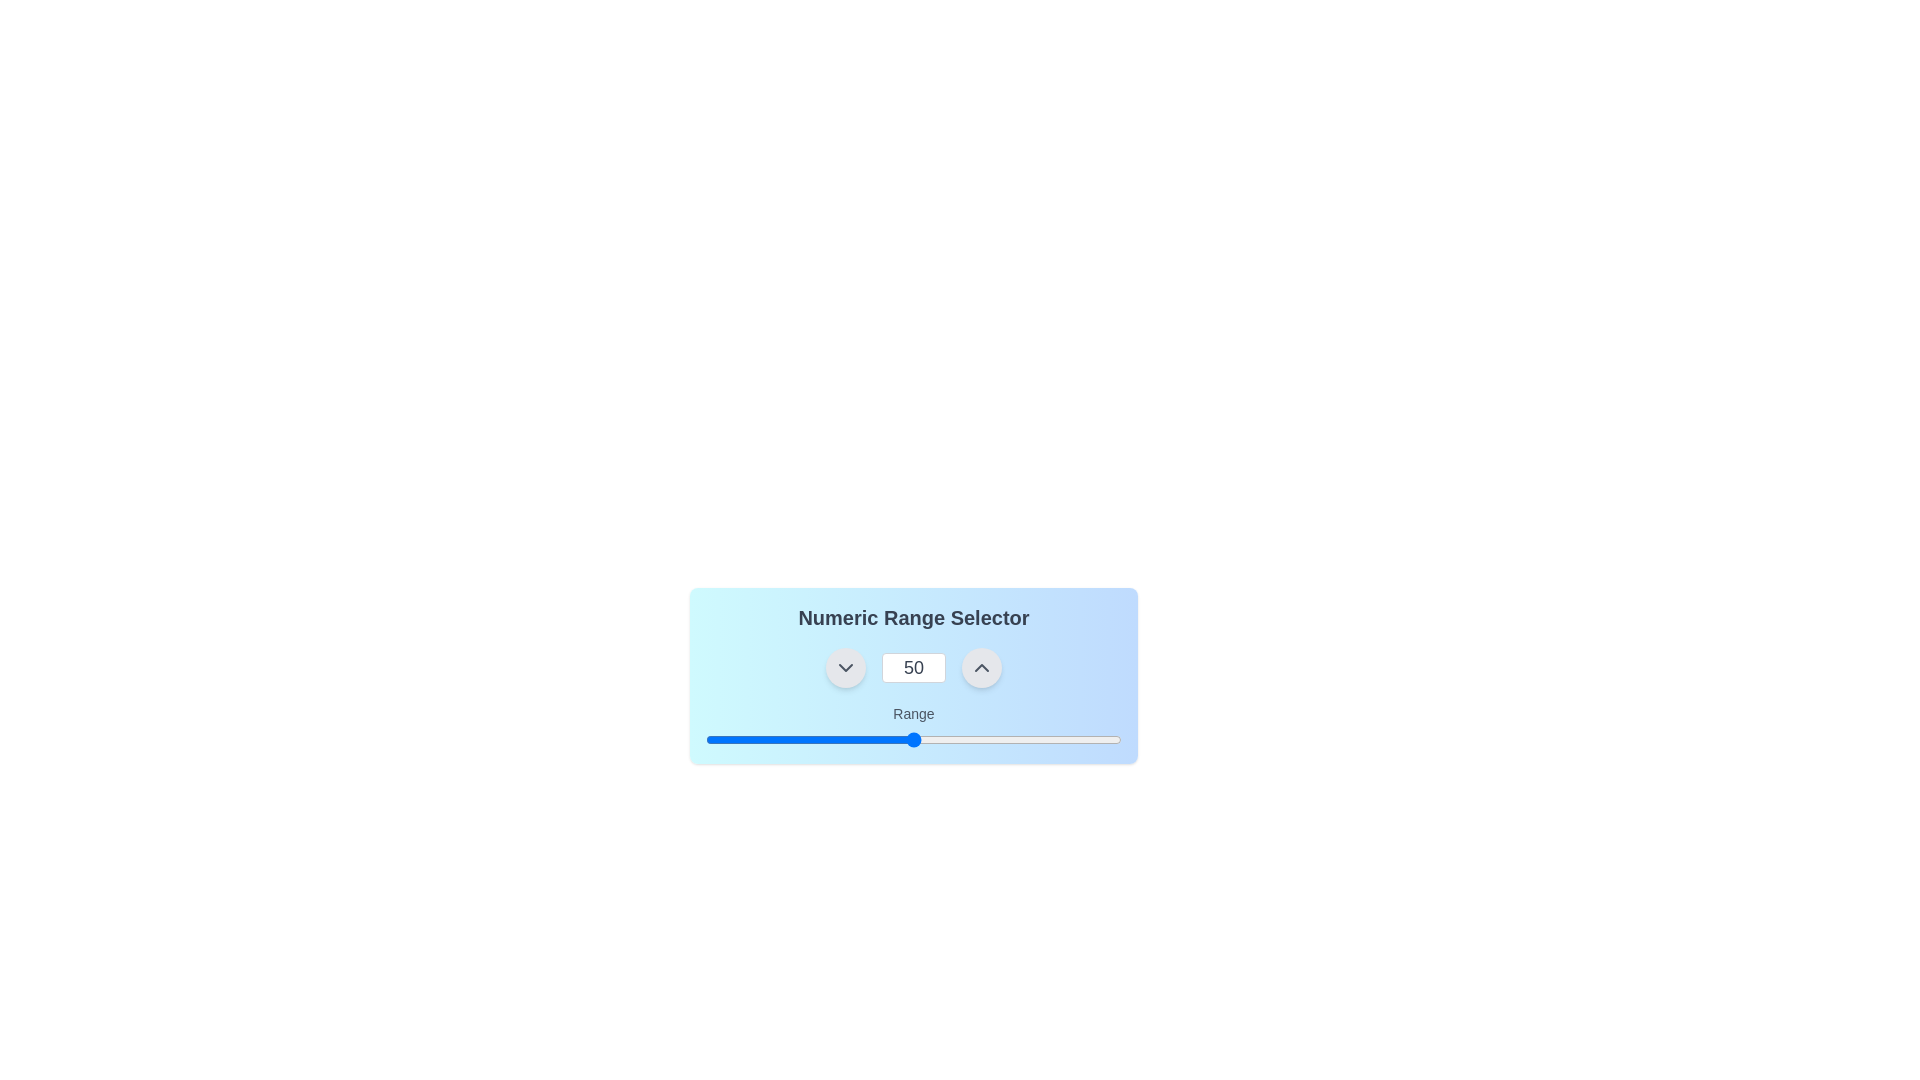 This screenshot has width=1920, height=1080. I want to click on the numeric input field that allows users, so click(912, 667).